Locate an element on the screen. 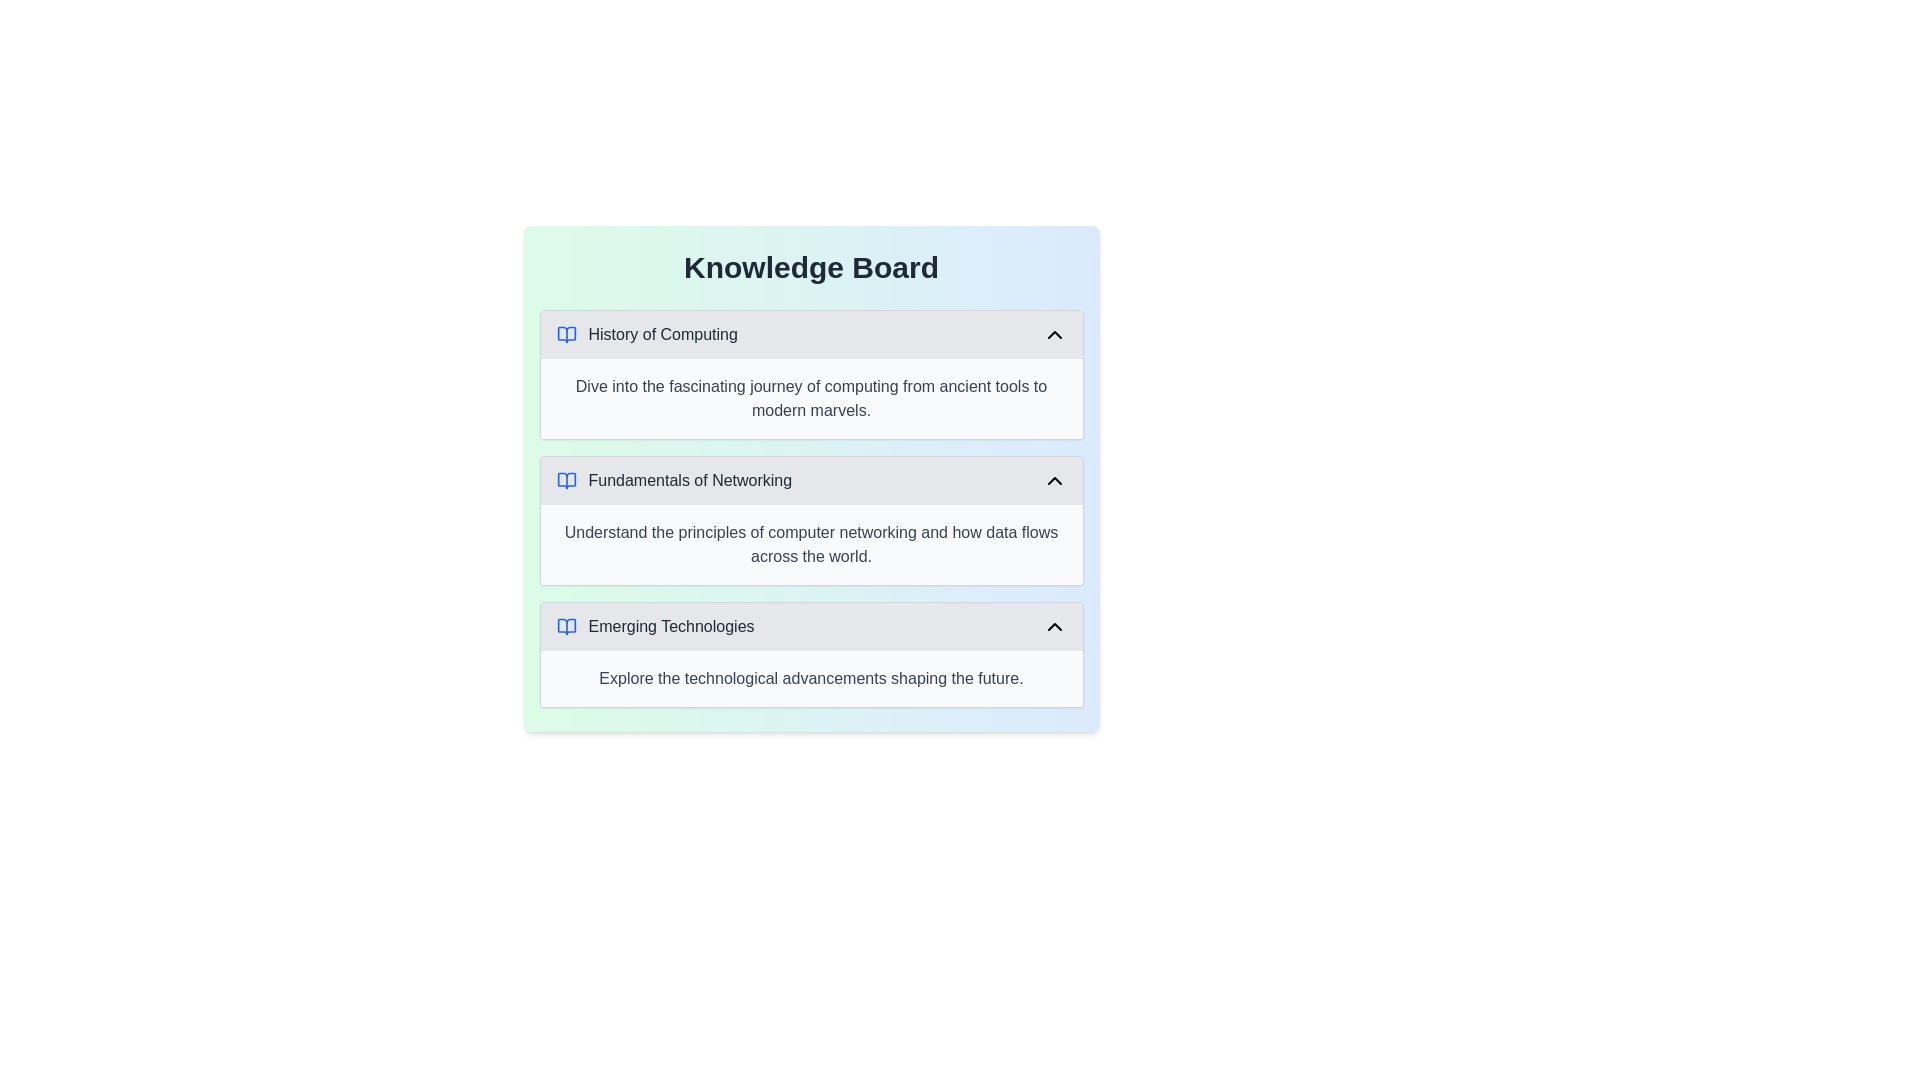 The image size is (1920, 1080). the visual indicator icon at the beginning of the row for 'Fundamentals of Networking' is located at coordinates (565, 481).